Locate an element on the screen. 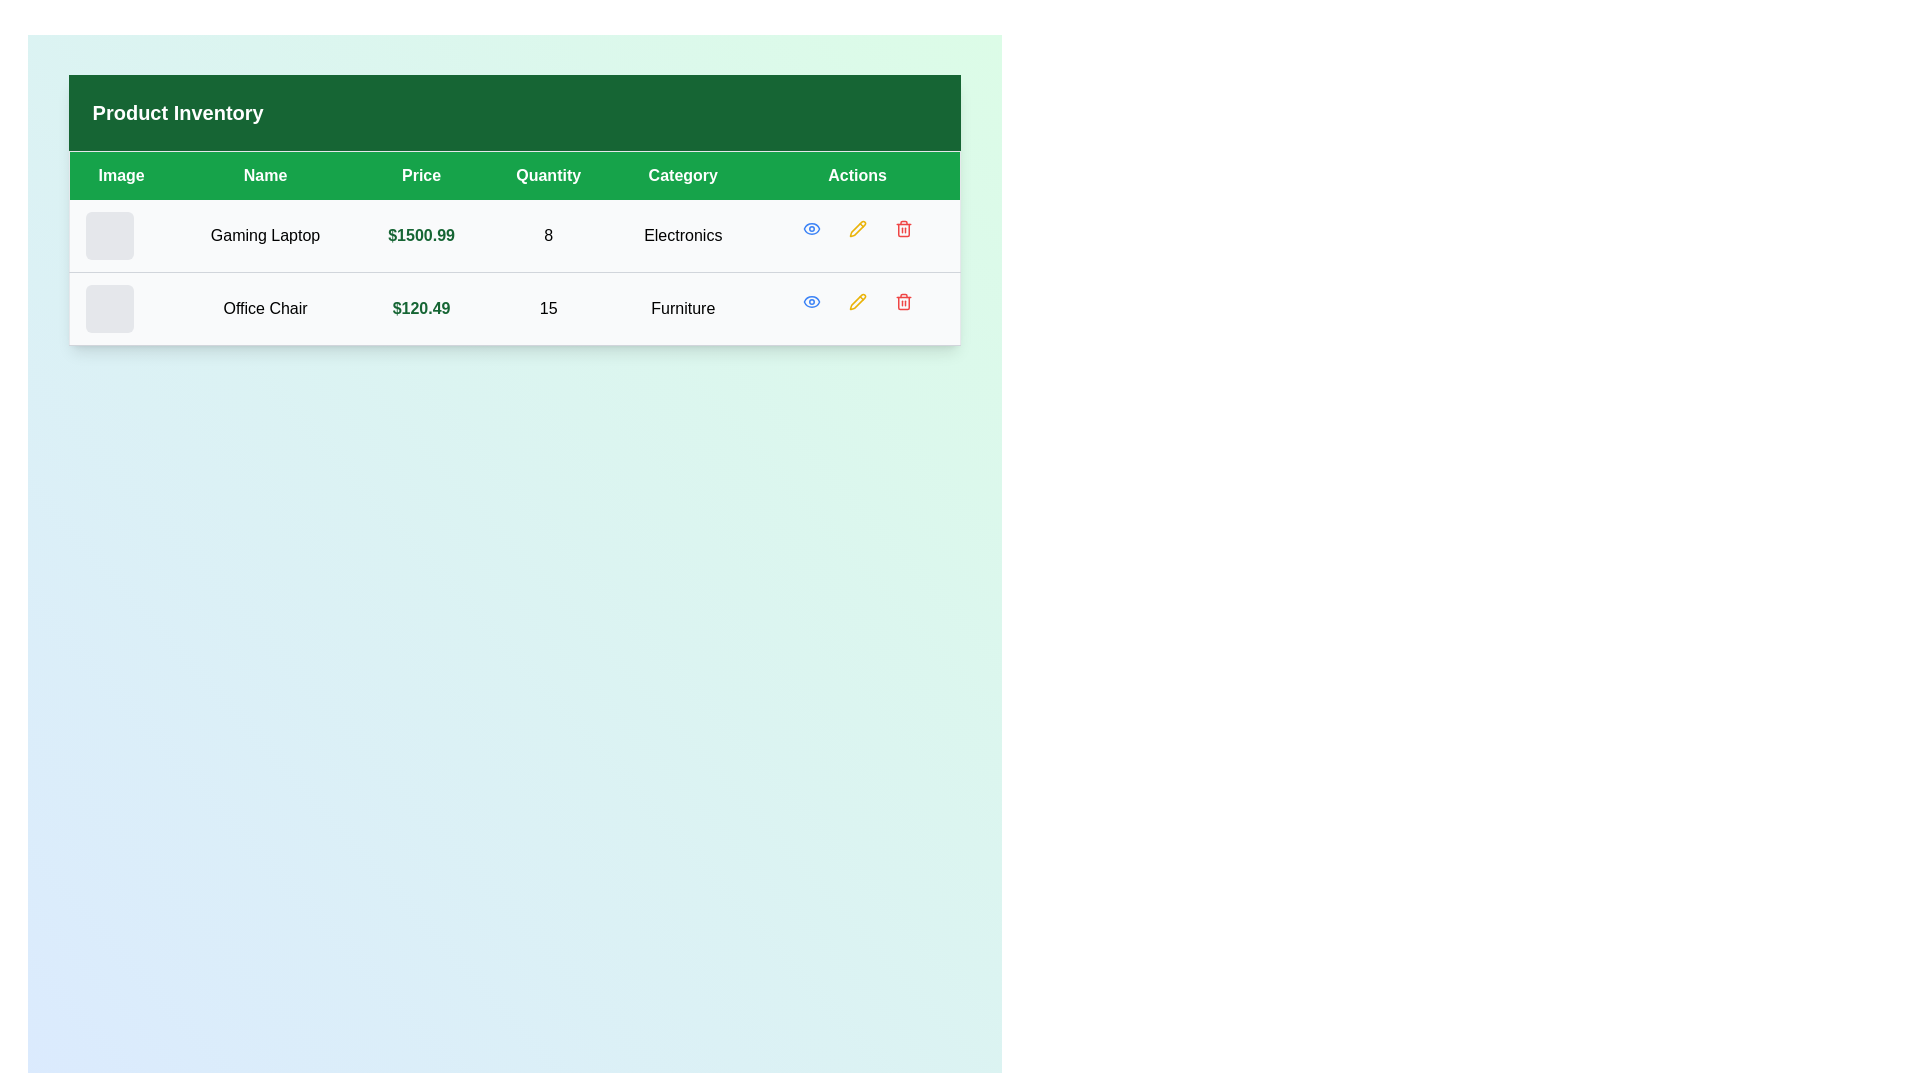 The image size is (1920, 1080). the edit icon located in the 'Actions' column of the table corresponding to the 'Gaming Laptop' entry for accessibility is located at coordinates (857, 227).